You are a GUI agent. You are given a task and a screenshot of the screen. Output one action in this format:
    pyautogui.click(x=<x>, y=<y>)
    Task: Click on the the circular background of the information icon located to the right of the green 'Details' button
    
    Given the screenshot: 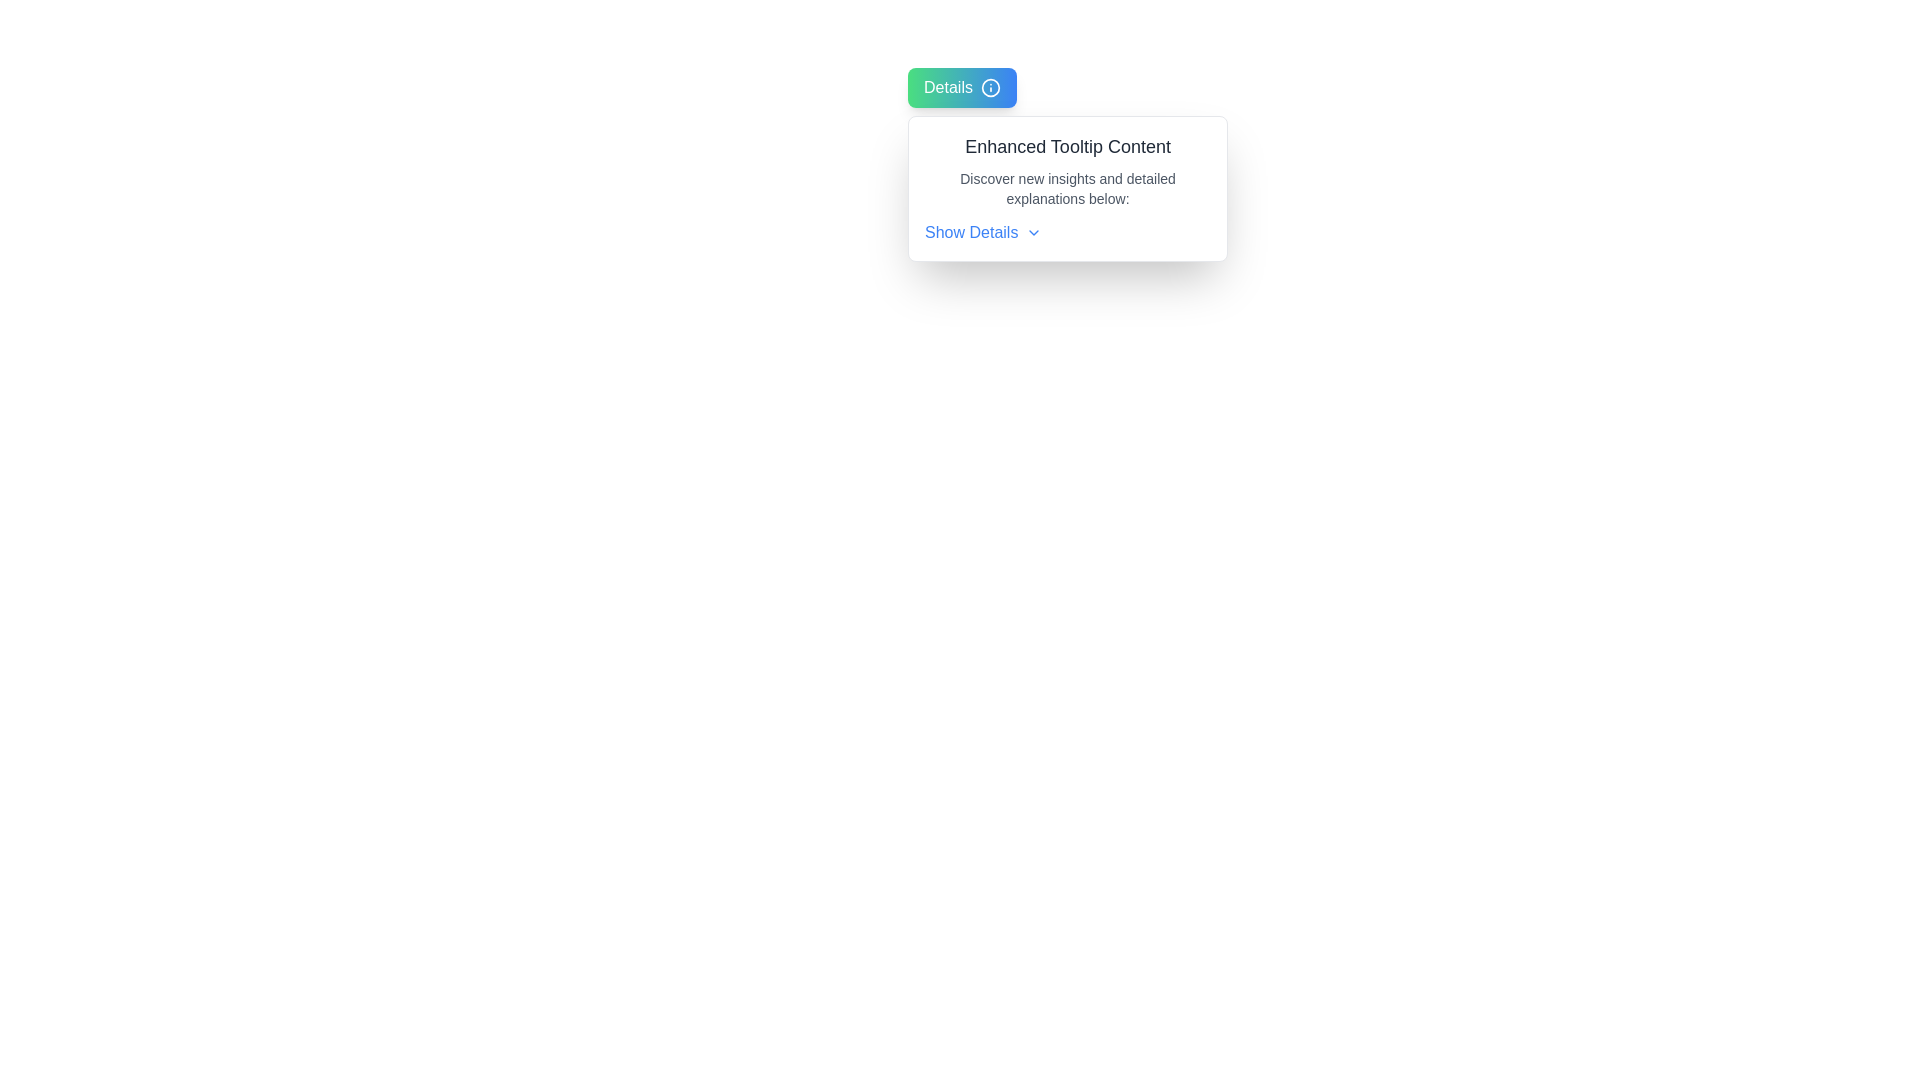 What is the action you would take?
    pyautogui.click(x=990, y=87)
    